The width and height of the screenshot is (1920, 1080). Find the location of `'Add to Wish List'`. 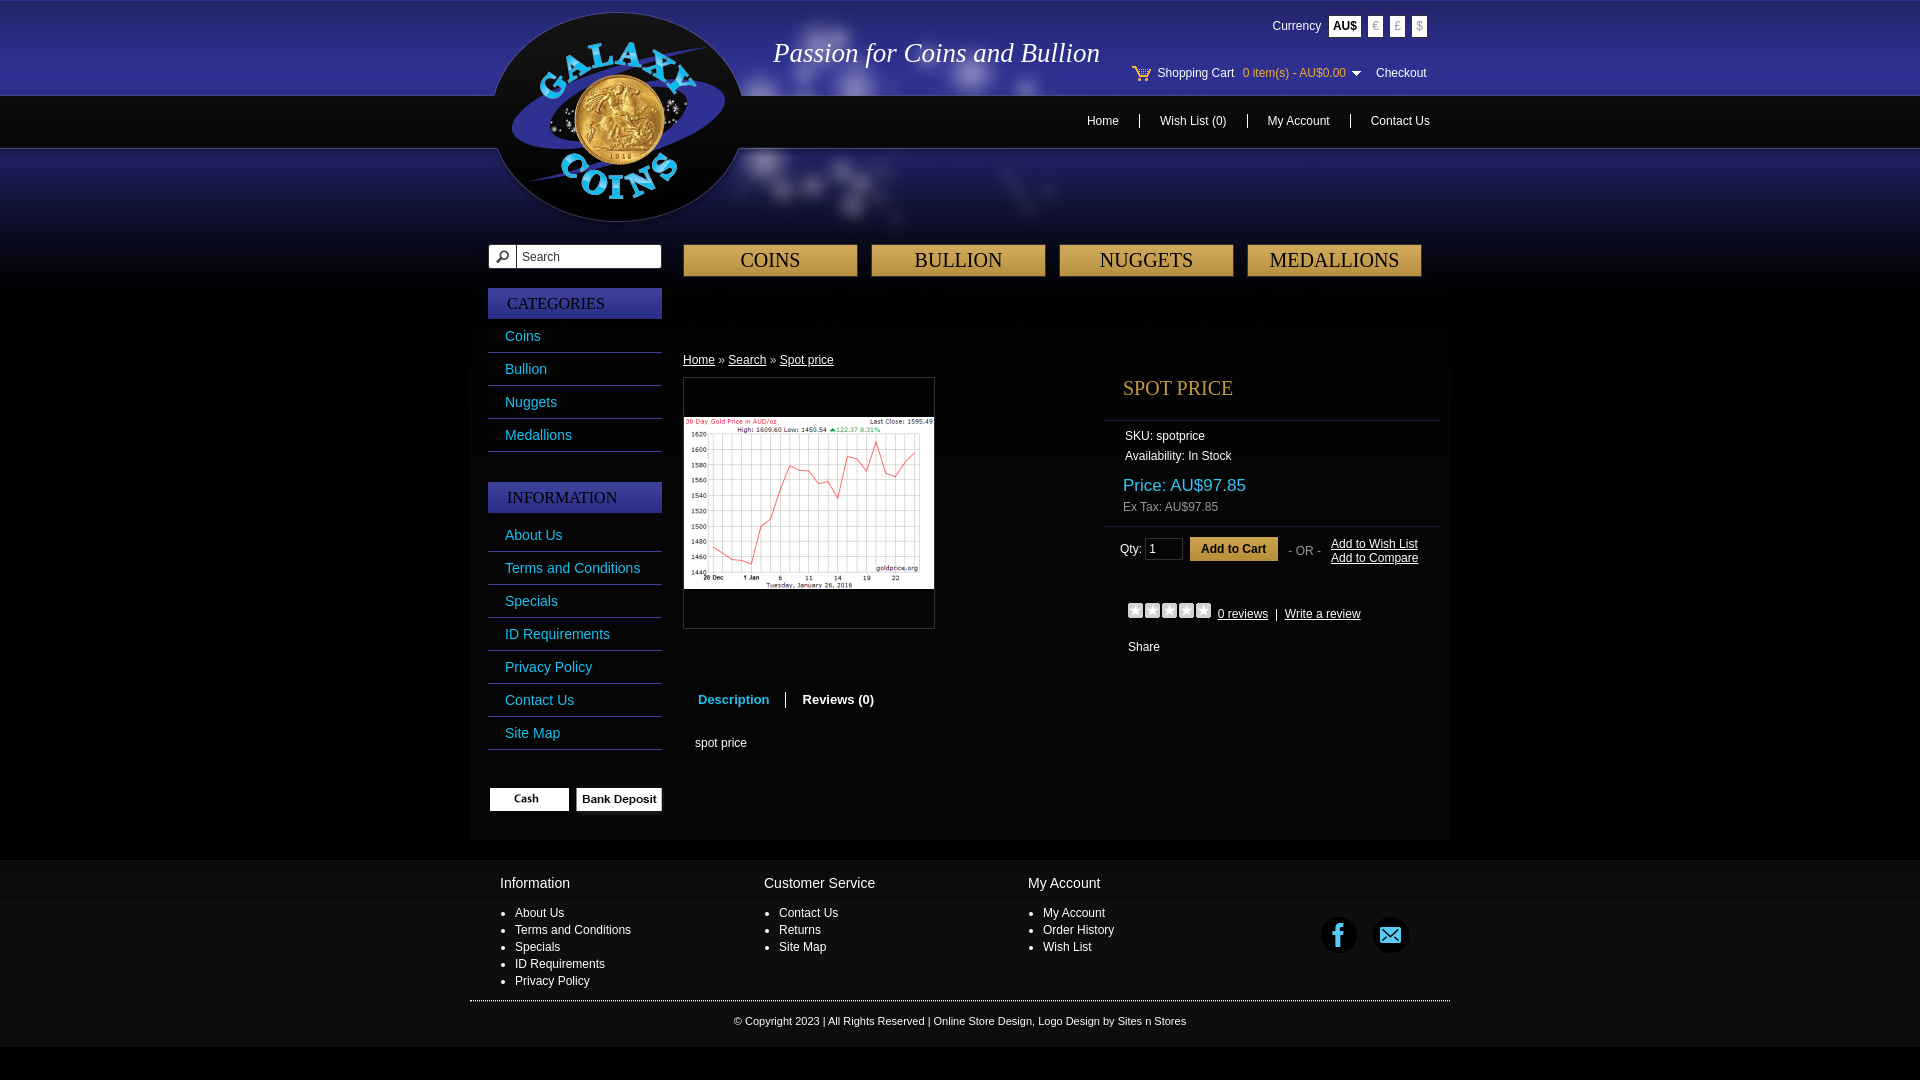

'Add to Wish List' is located at coordinates (1373, 543).